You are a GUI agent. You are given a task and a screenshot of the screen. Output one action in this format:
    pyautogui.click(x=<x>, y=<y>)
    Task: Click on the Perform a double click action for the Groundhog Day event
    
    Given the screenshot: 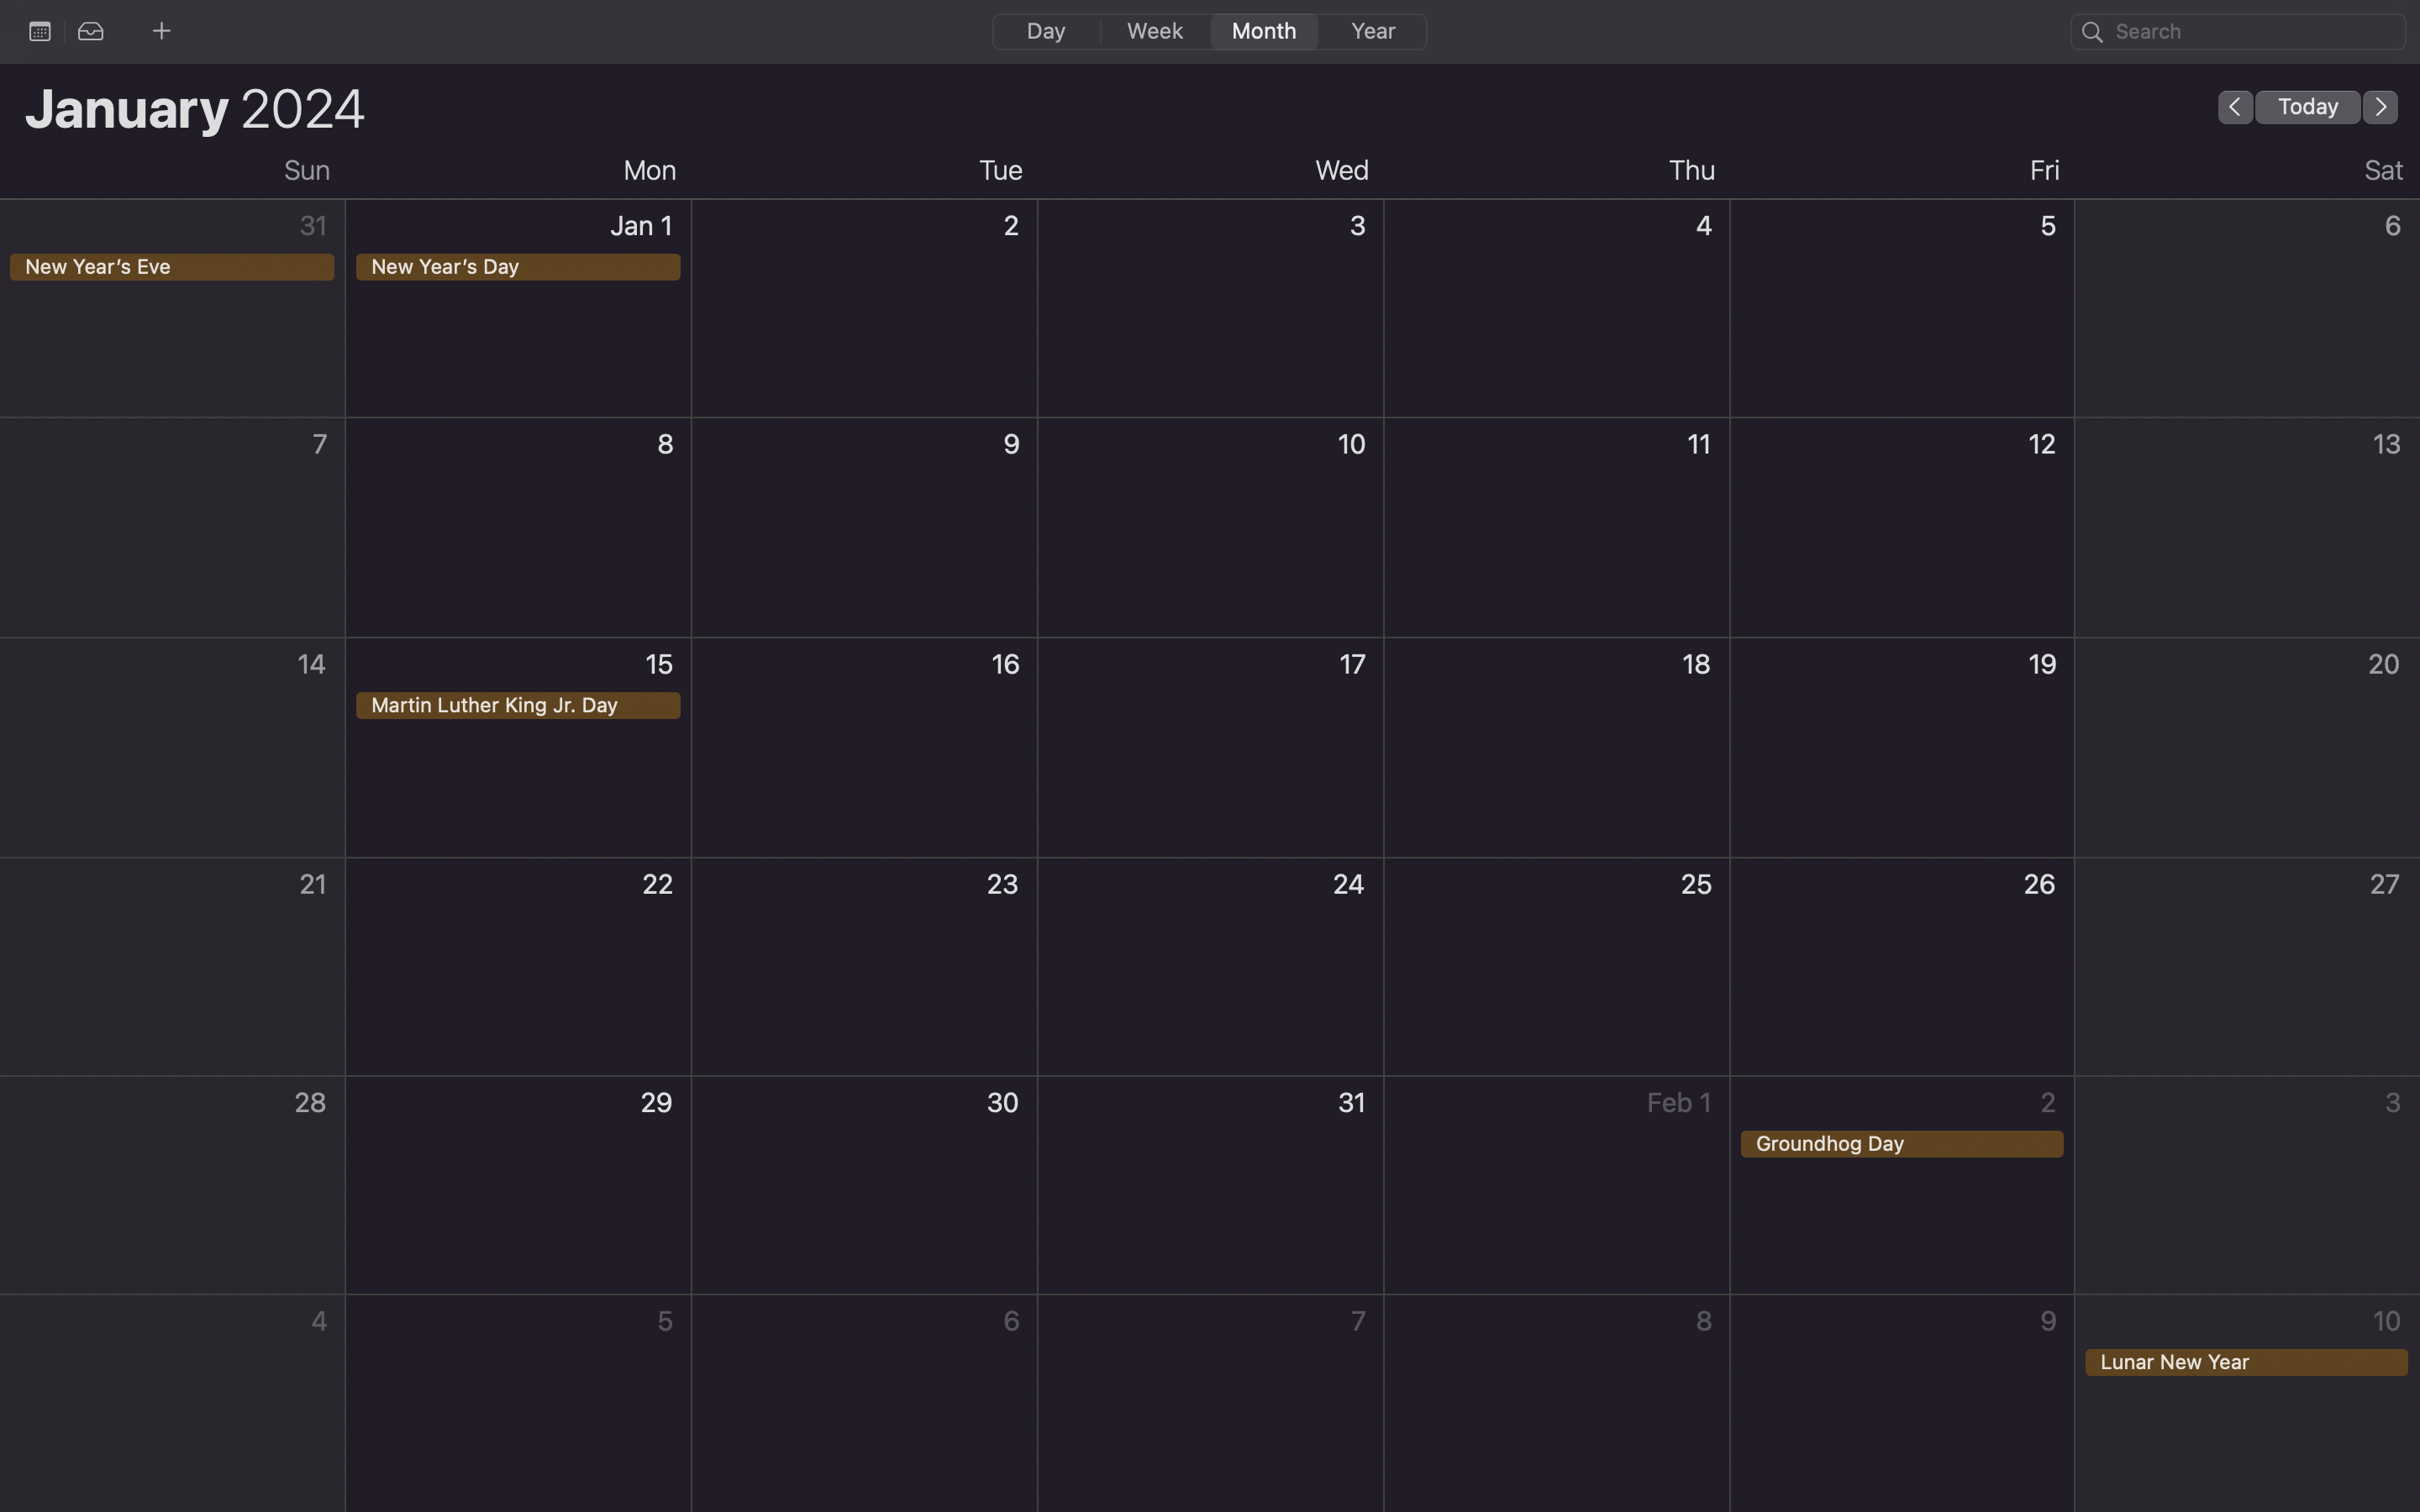 What is the action you would take?
    pyautogui.click(x=1907, y=1187)
    